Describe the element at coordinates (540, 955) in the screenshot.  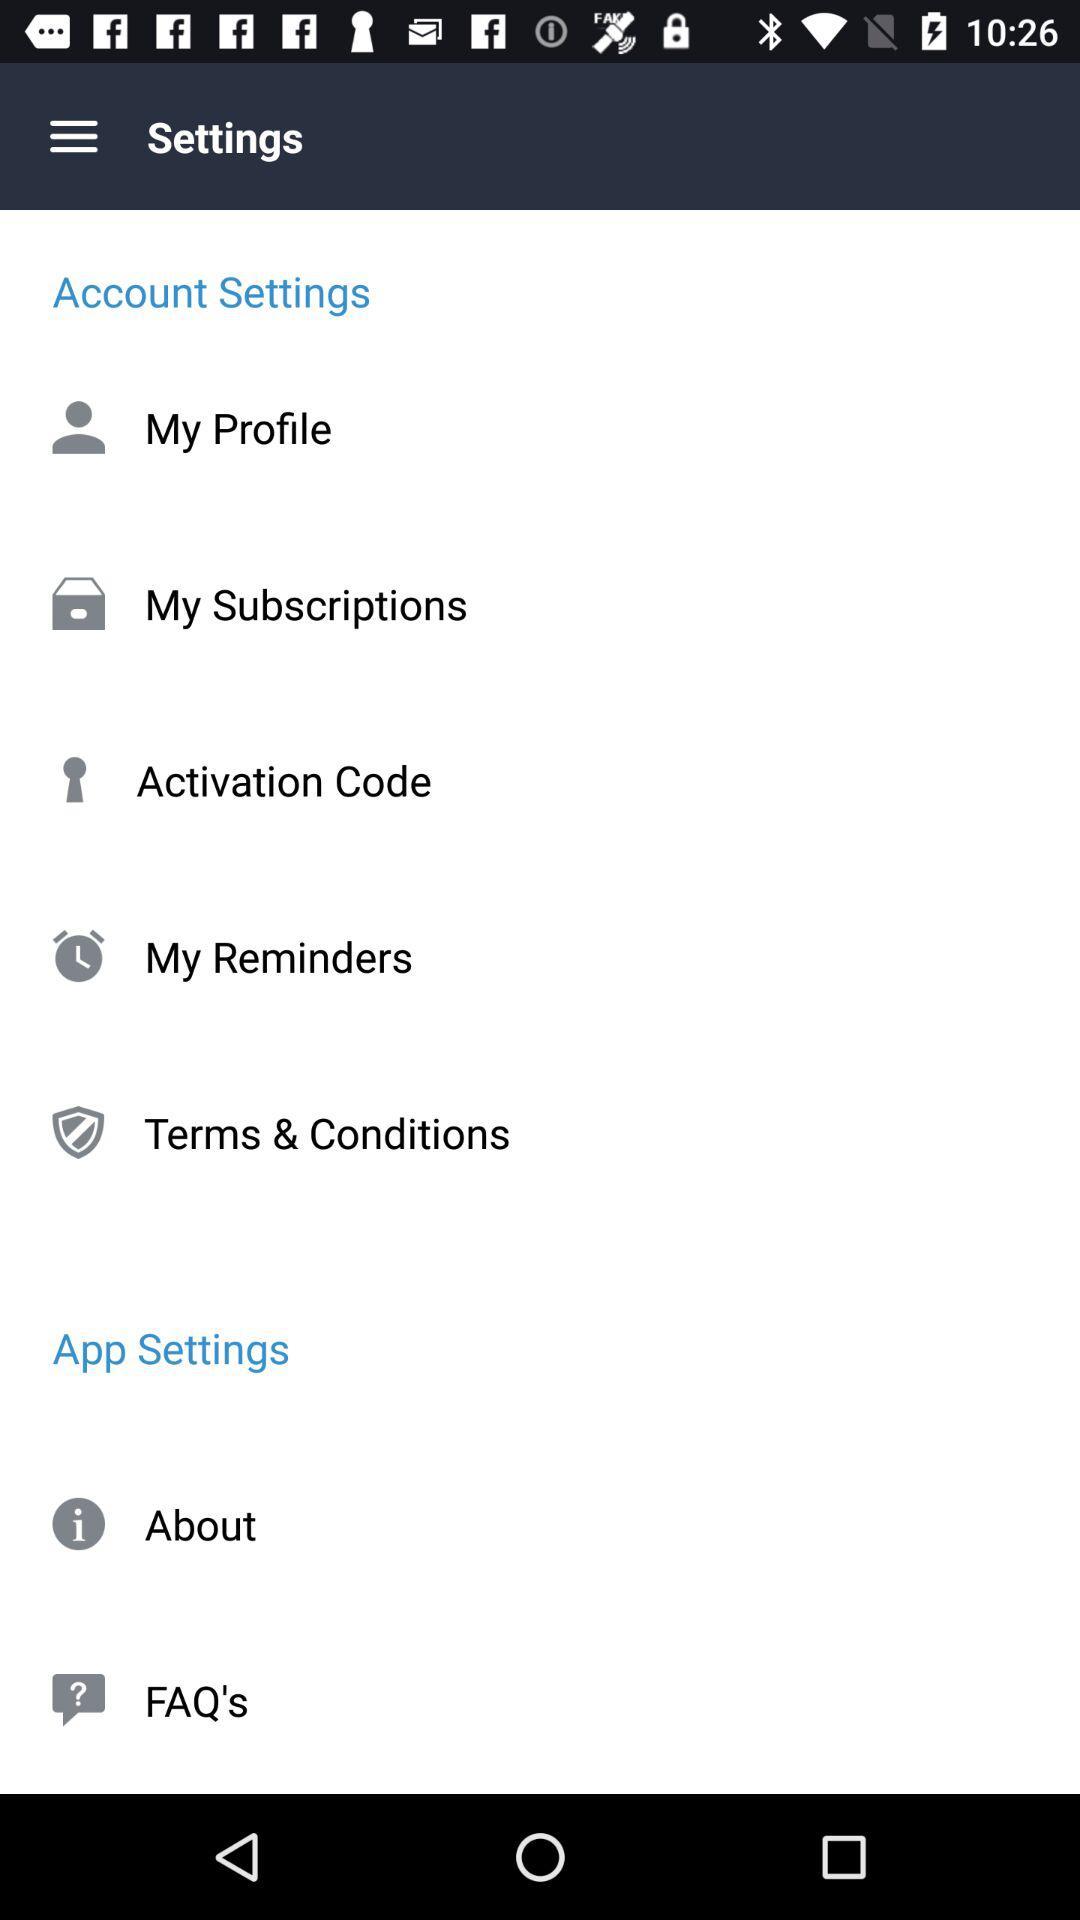
I see `my reminders item` at that location.